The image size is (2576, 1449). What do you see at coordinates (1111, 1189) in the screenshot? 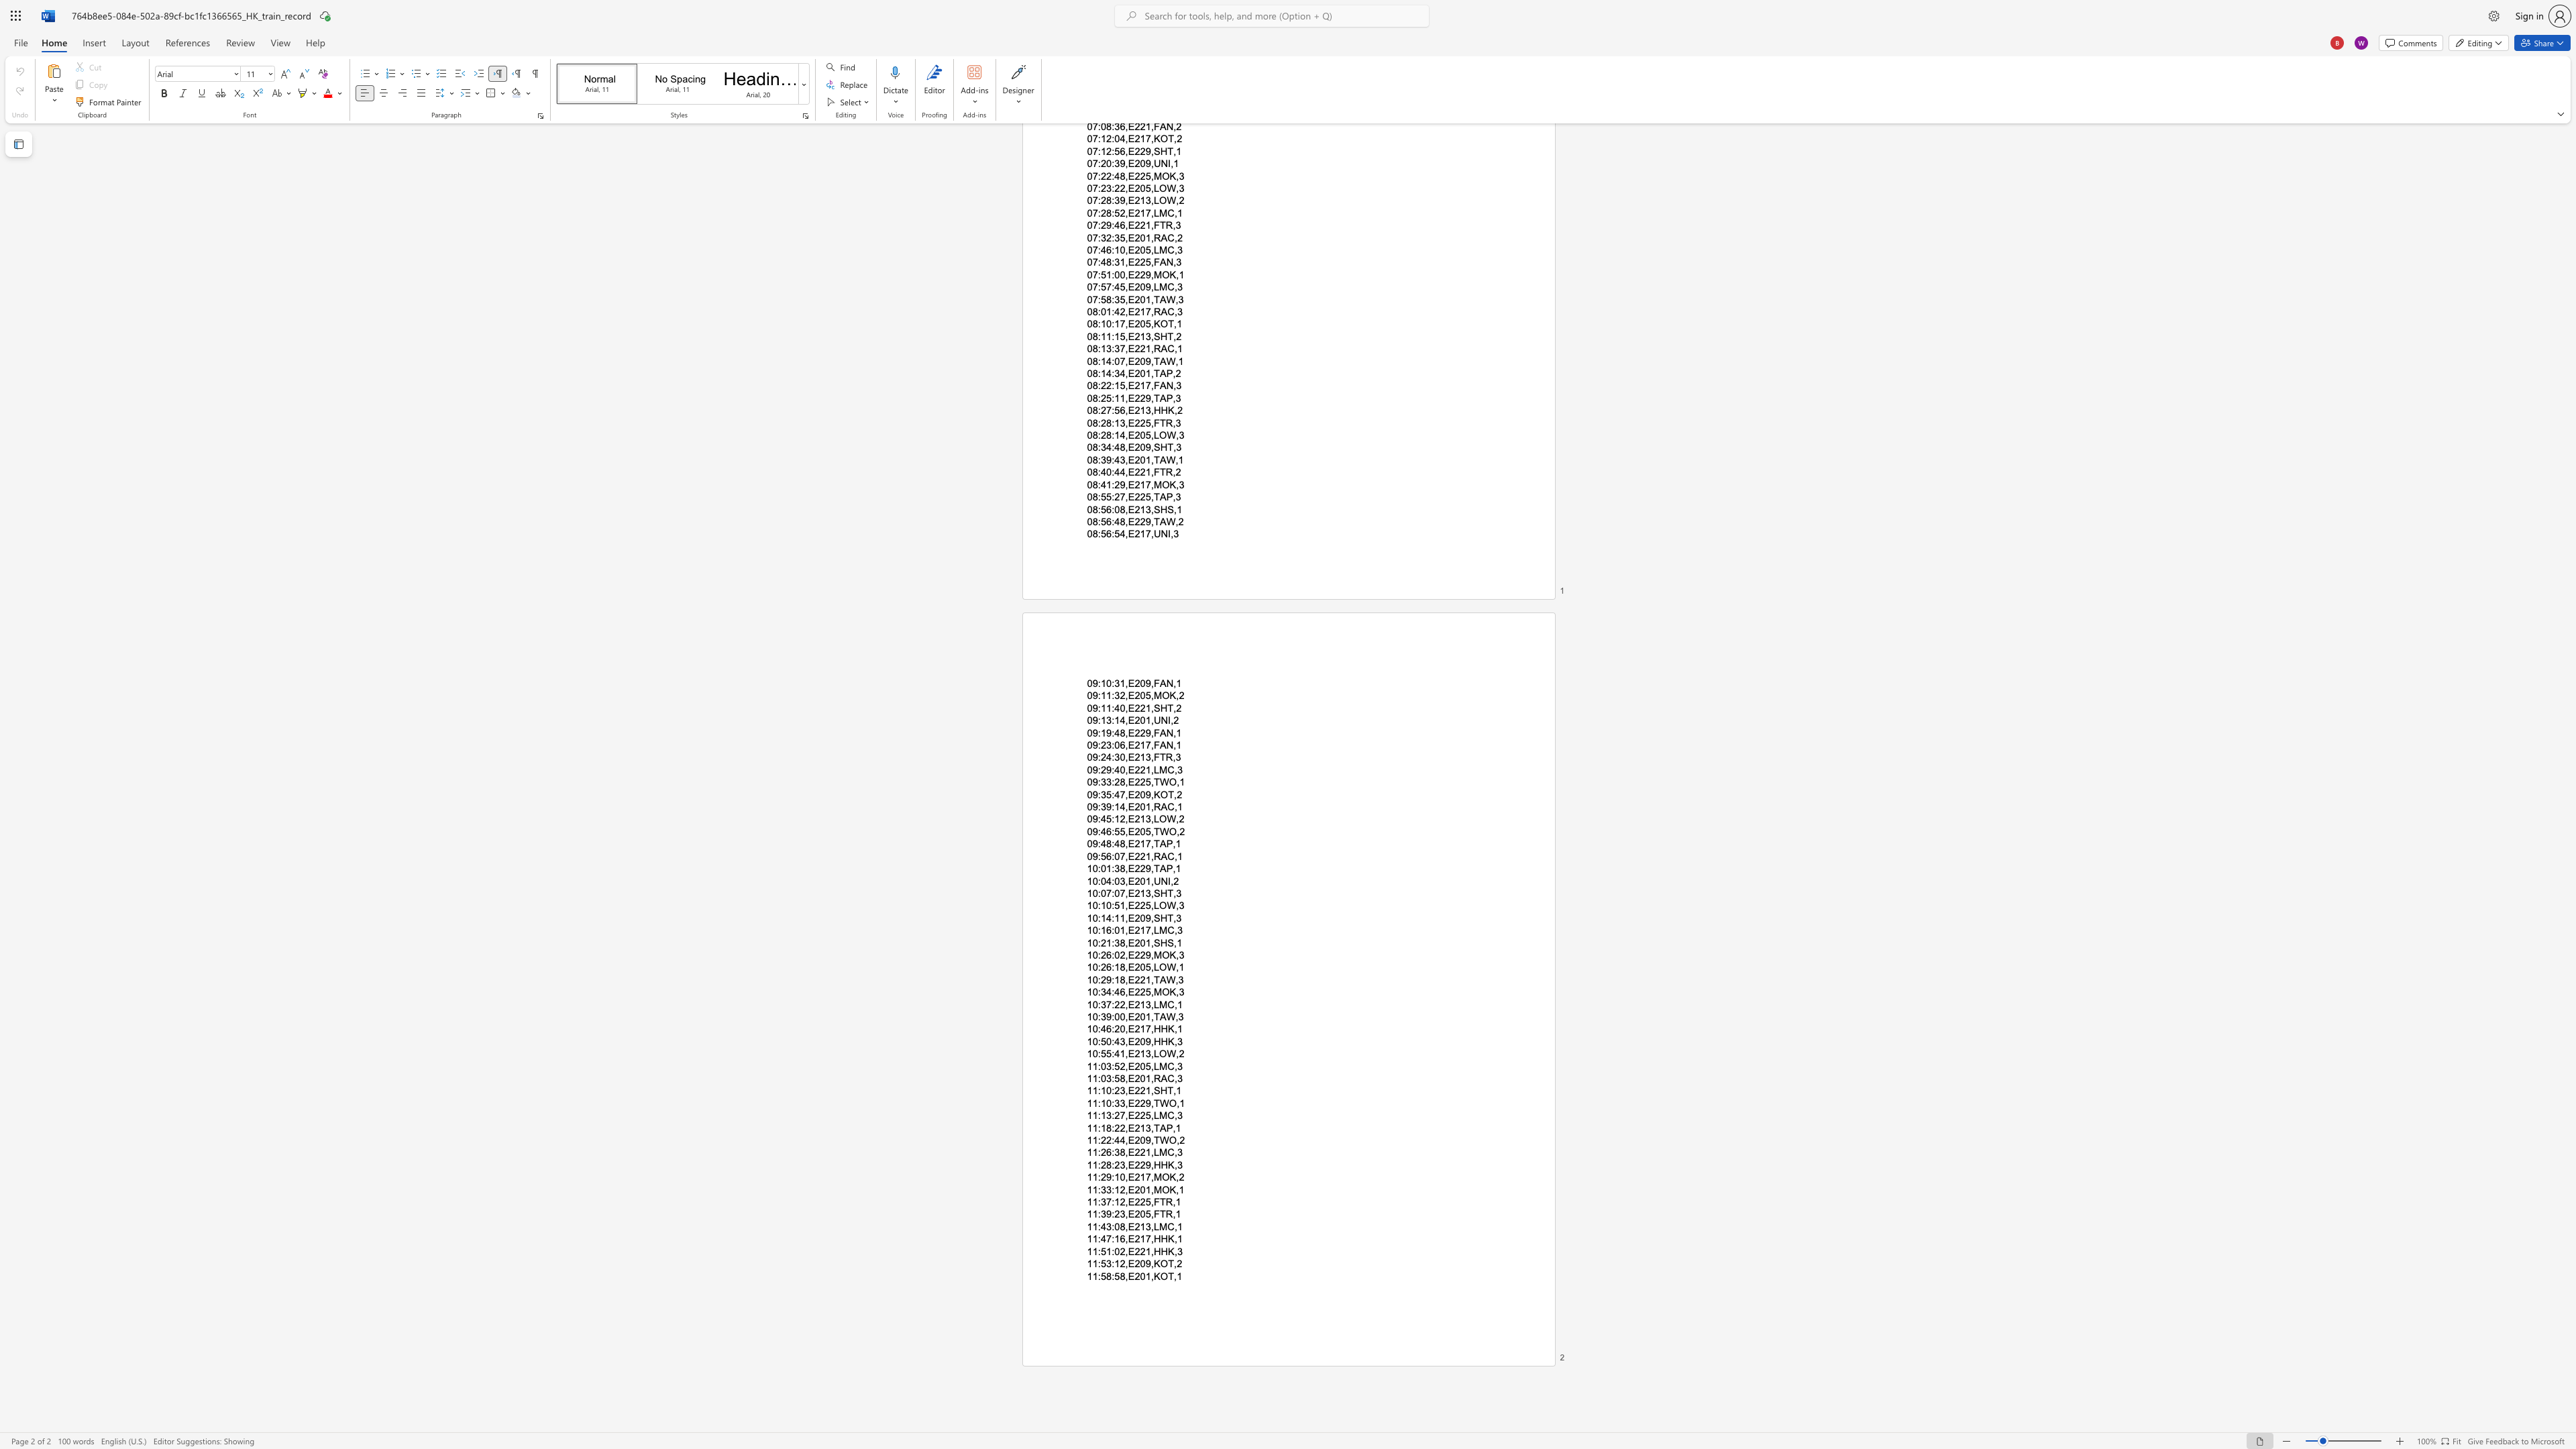
I see `the space between the continuous character "3" and ":" in the text` at bounding box center [1111, 1189].